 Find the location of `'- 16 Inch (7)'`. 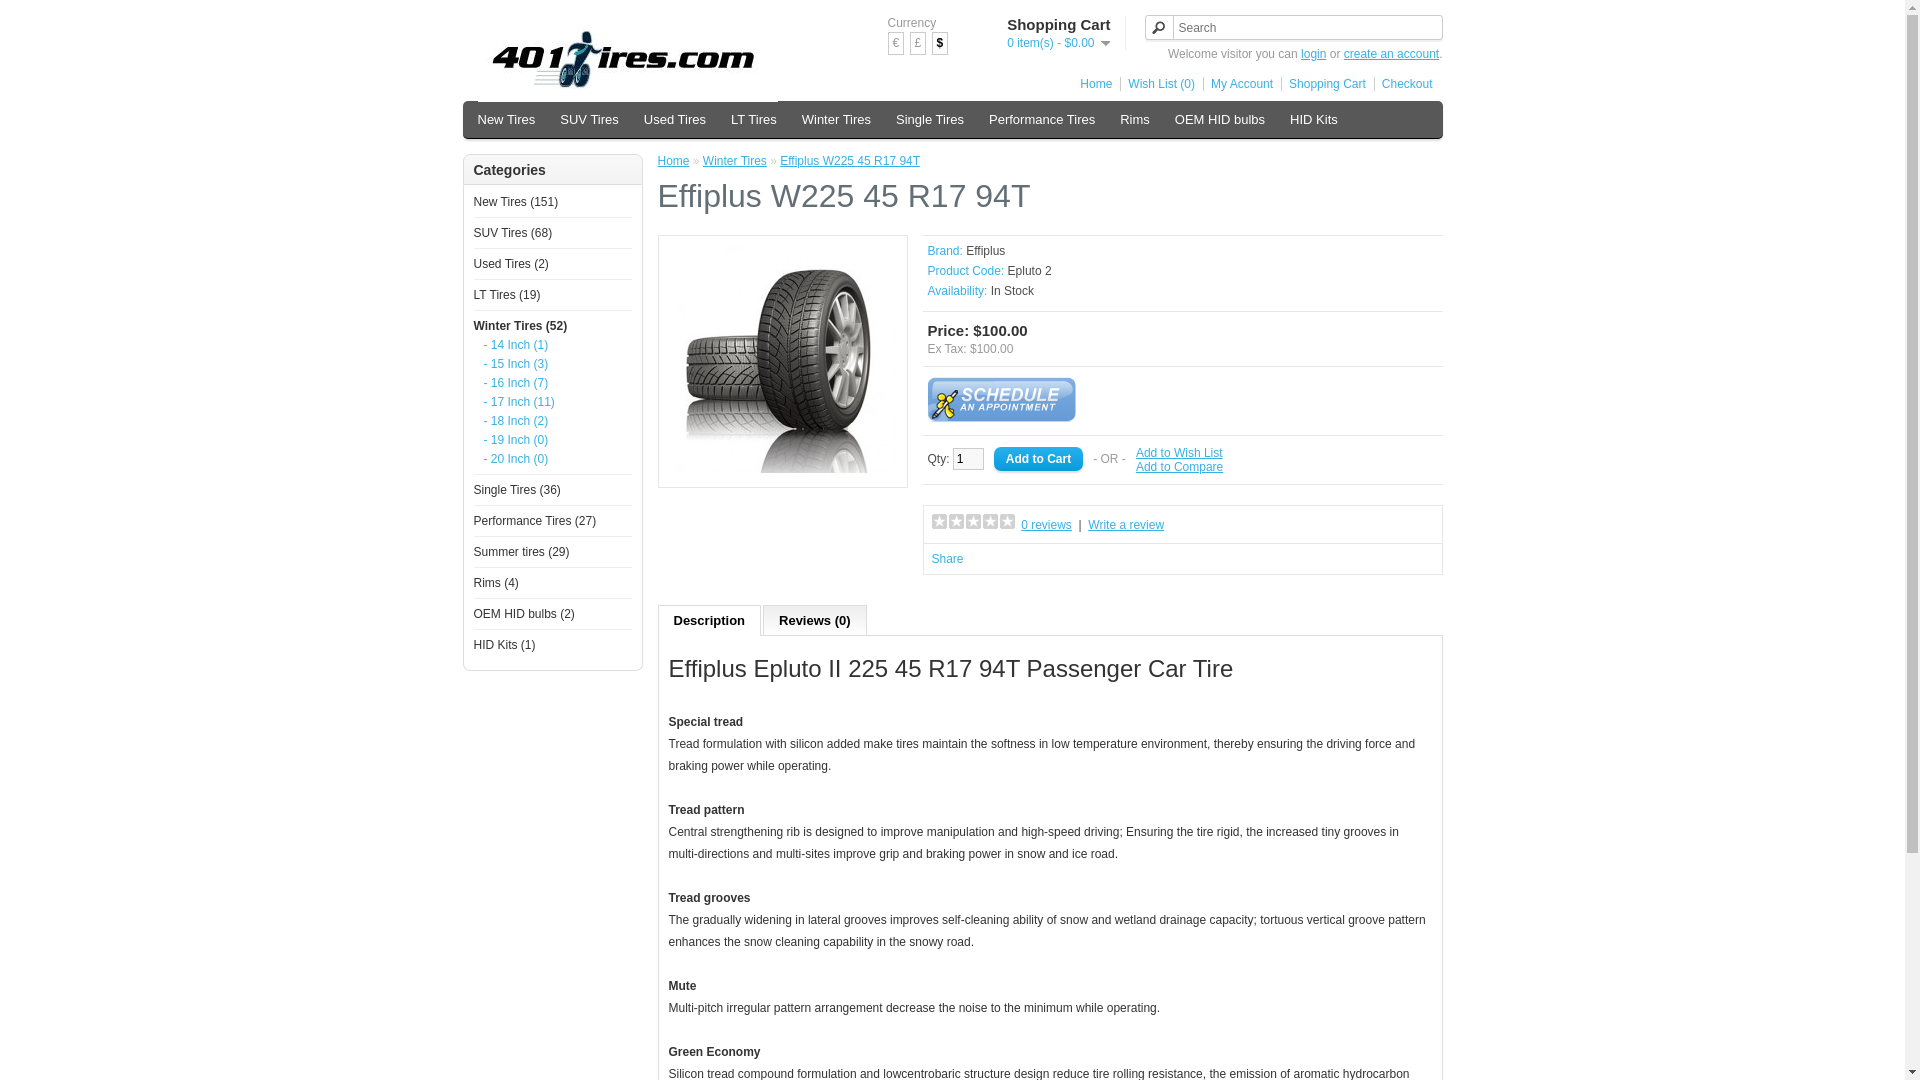

'- 16 Inch (7)' is located at coordinates (551, 382).